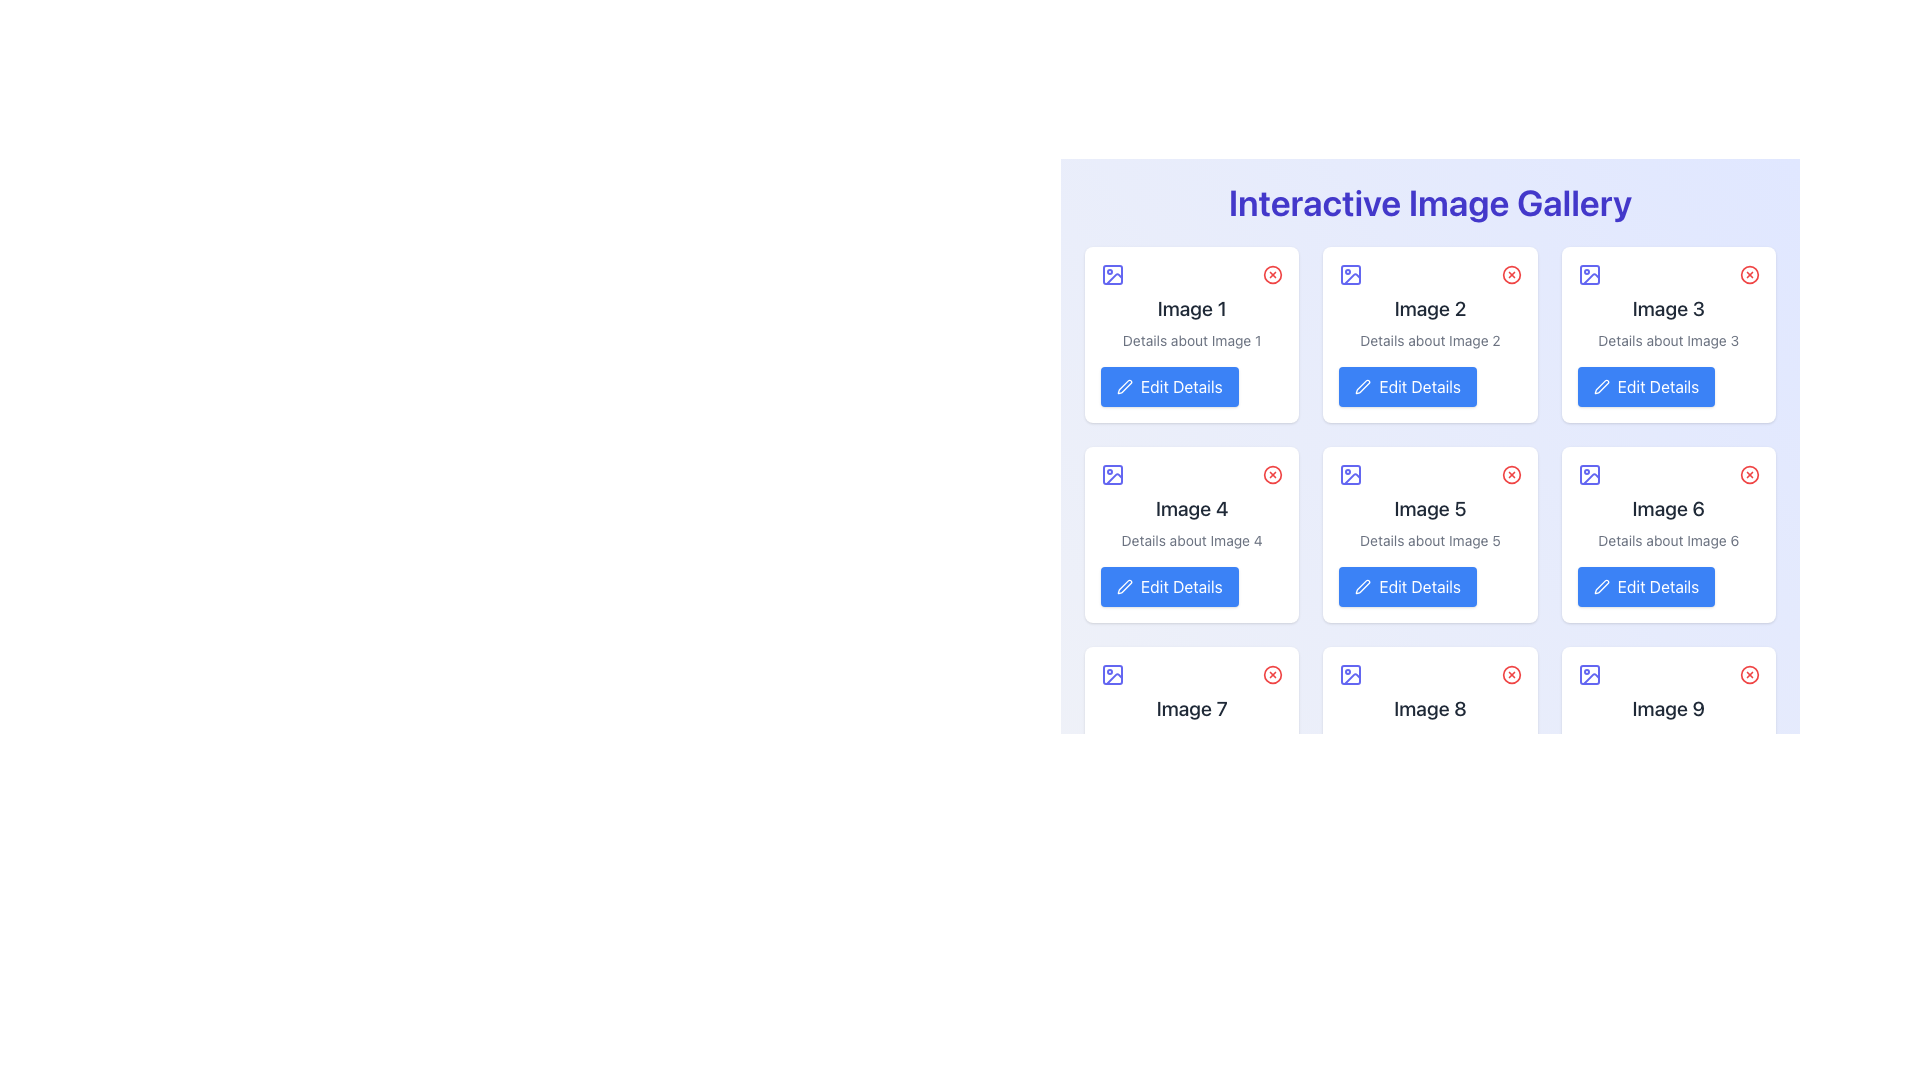  What do you see at coordinates (1362, 386) in the screenshot?
I see `the small white pen icon located to the left of the 'Edit Details' text within the 'Edit Details' button in the 'Image 2' card of the image gallery` at bounding box center [1362, 386].